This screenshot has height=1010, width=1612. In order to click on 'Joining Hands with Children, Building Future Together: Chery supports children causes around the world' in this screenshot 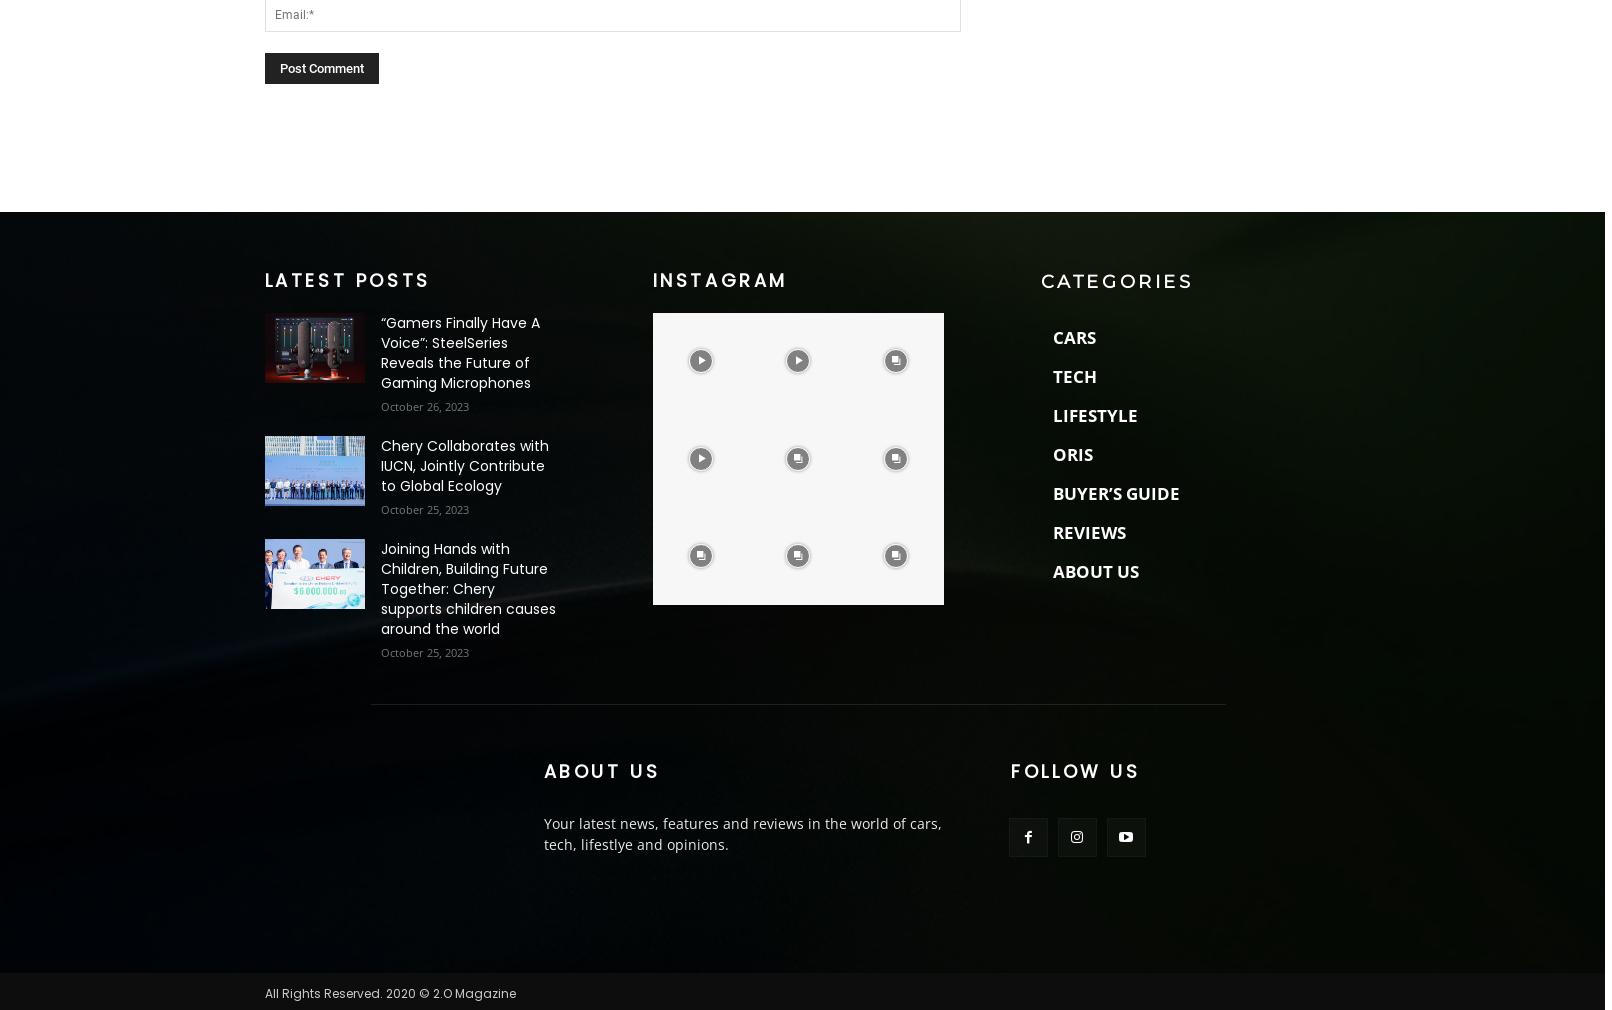, I will do `click(378, 587)`.